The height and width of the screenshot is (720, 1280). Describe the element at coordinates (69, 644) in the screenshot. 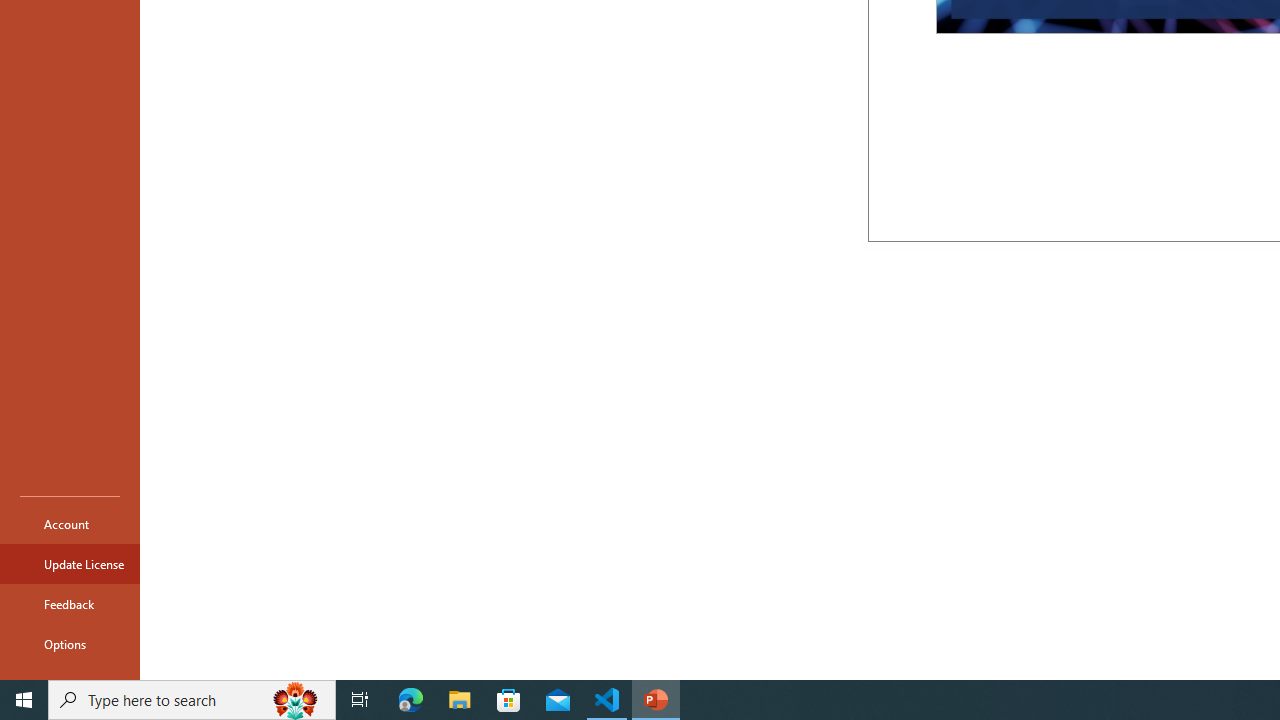

I see `'Options'` at that location.